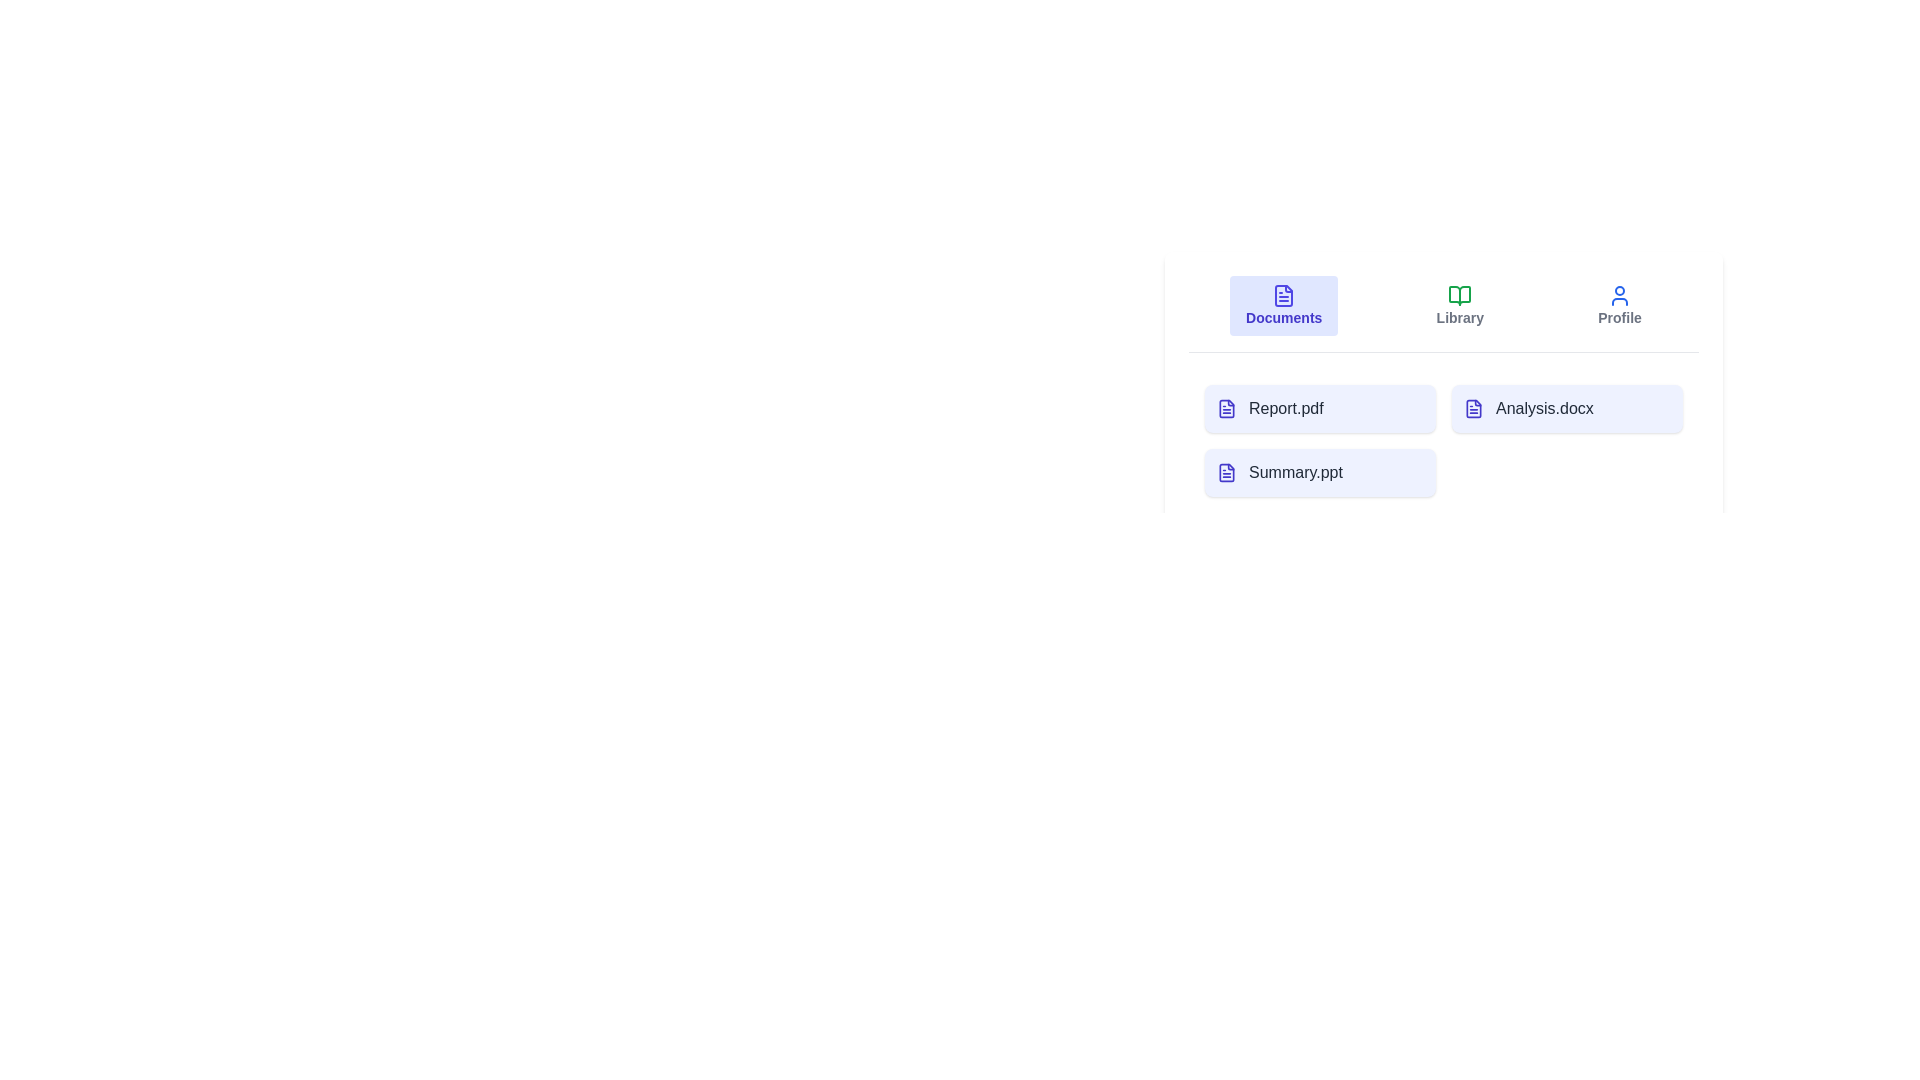 The height and width of the screenshot is (1080, 1920). What do you see at coordinates (1460, 305) in the screenshot?
I see `the Library tab to switch to the corresponding view` at bounding box center [1460, 305].